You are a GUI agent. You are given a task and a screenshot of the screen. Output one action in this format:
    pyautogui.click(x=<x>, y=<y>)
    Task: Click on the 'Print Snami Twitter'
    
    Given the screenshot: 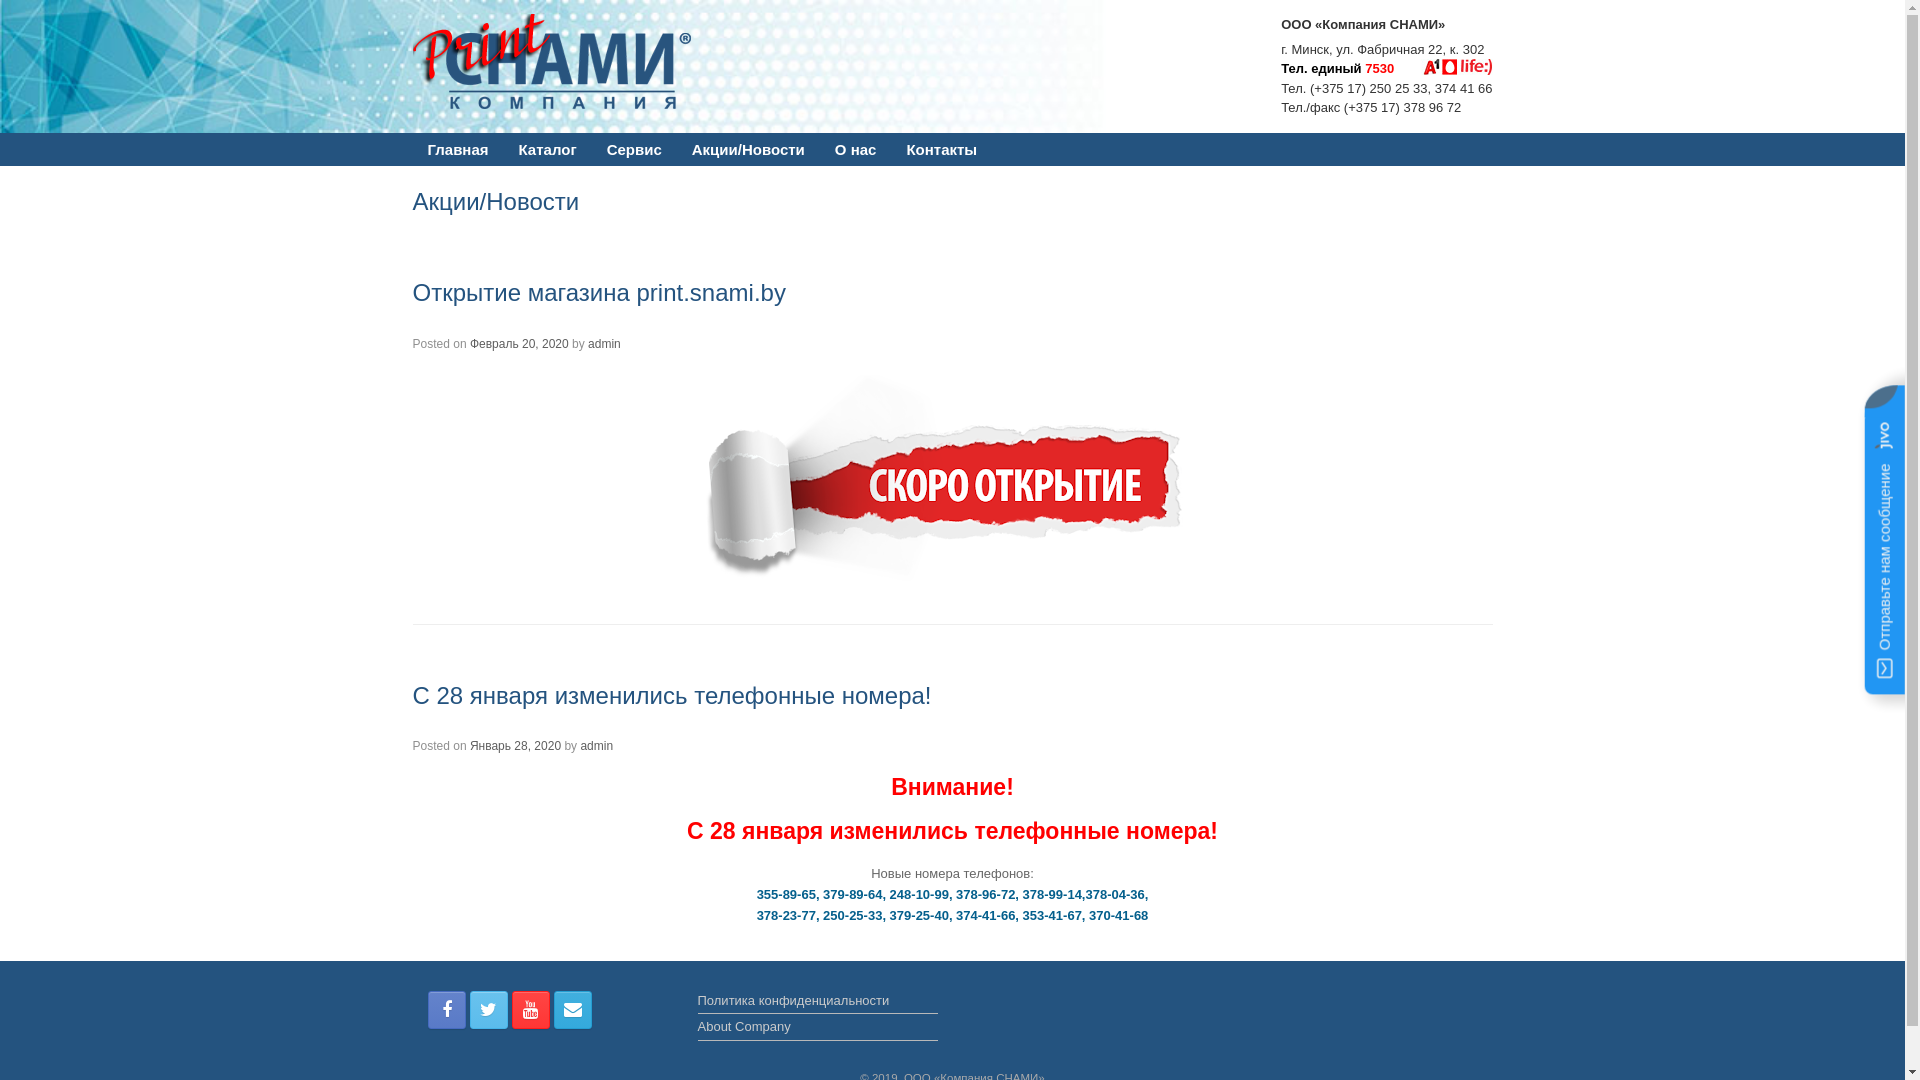 What is the action you would take?
    pyautogui.click(x=489, y=1010)
    